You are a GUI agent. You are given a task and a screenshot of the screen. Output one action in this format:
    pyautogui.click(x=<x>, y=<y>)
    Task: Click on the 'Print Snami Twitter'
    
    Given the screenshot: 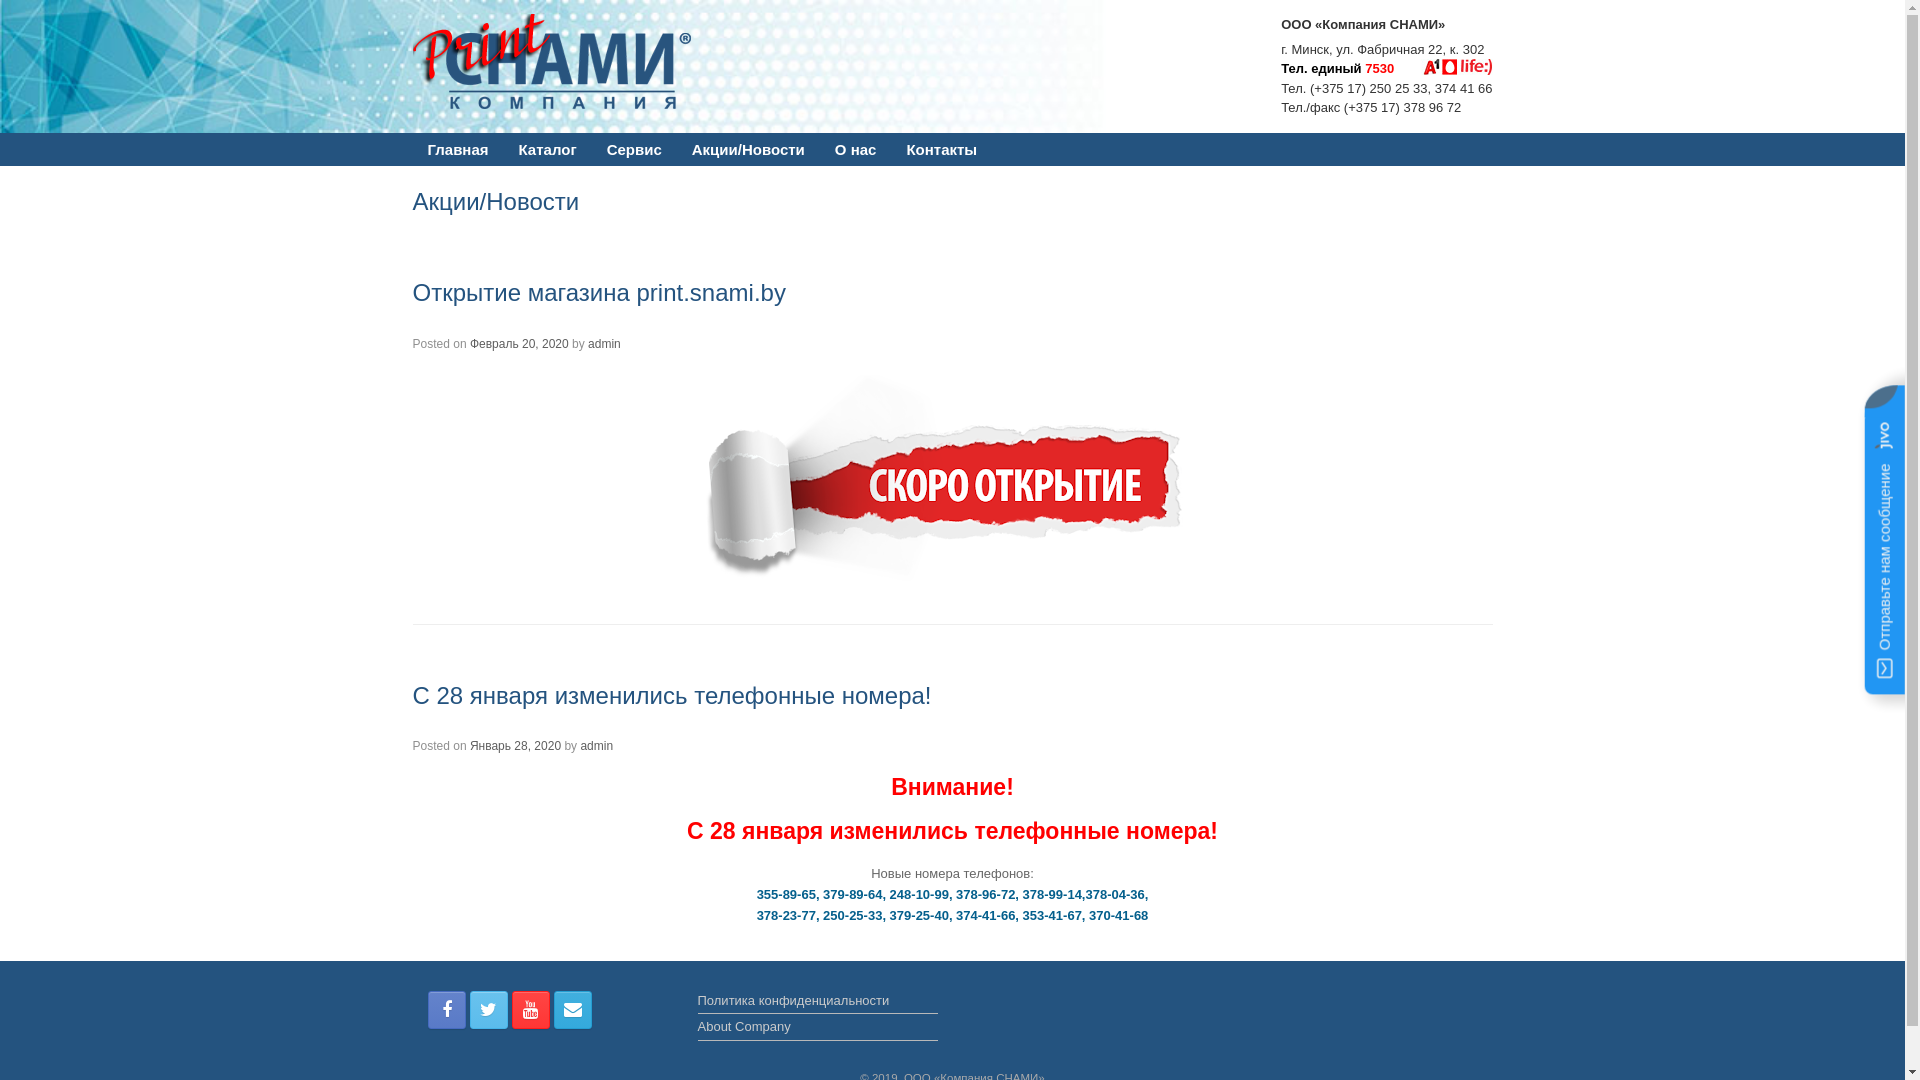 What is the action you would take?
    pyautogui.click(x=489, y=1010)
    